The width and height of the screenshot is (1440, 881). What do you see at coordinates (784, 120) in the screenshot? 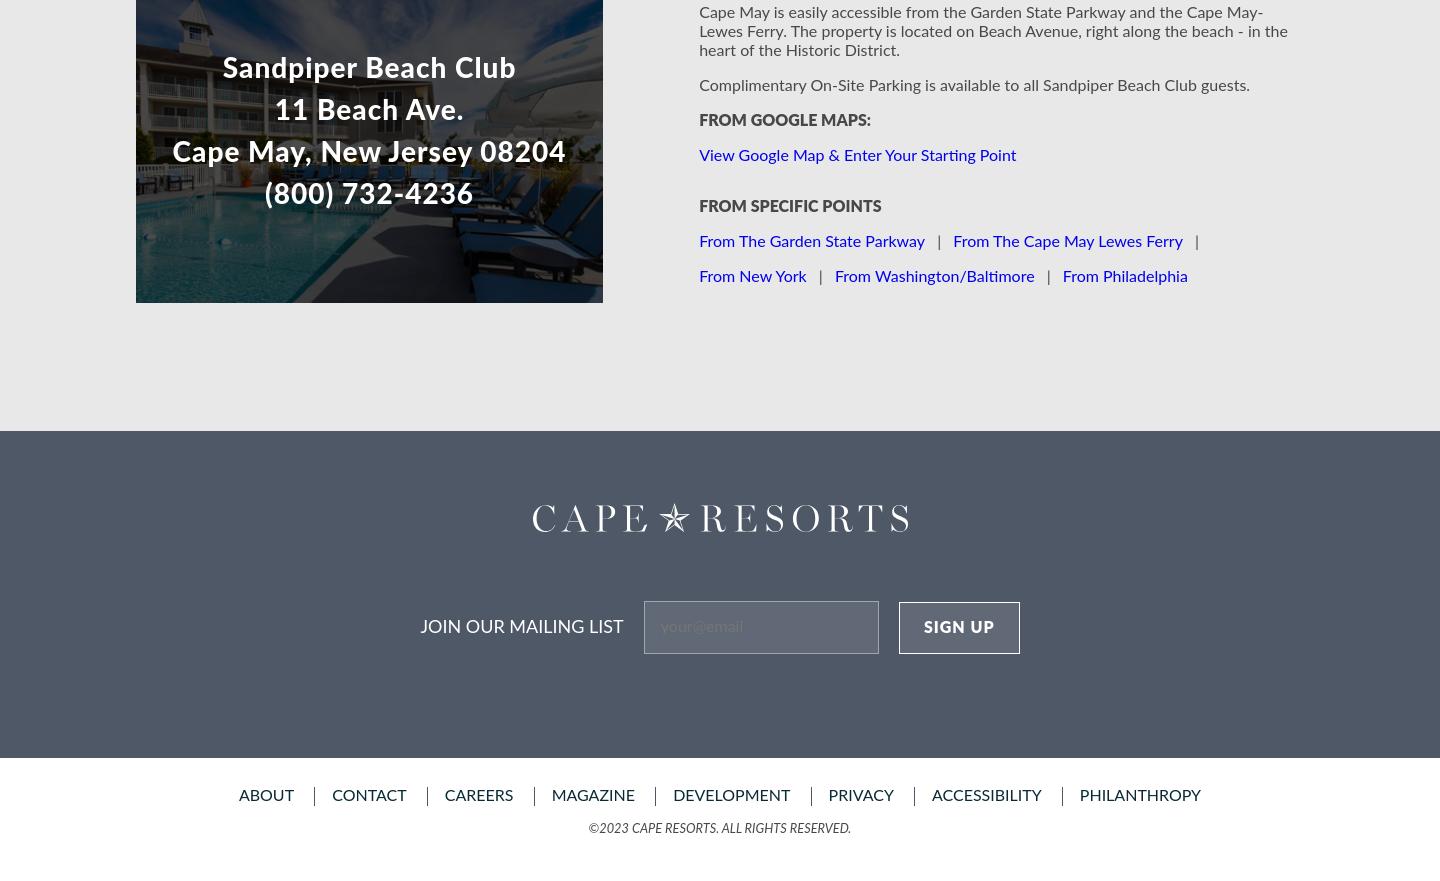
I see `'From Google Maps:'` at bounding box center [784, 120].